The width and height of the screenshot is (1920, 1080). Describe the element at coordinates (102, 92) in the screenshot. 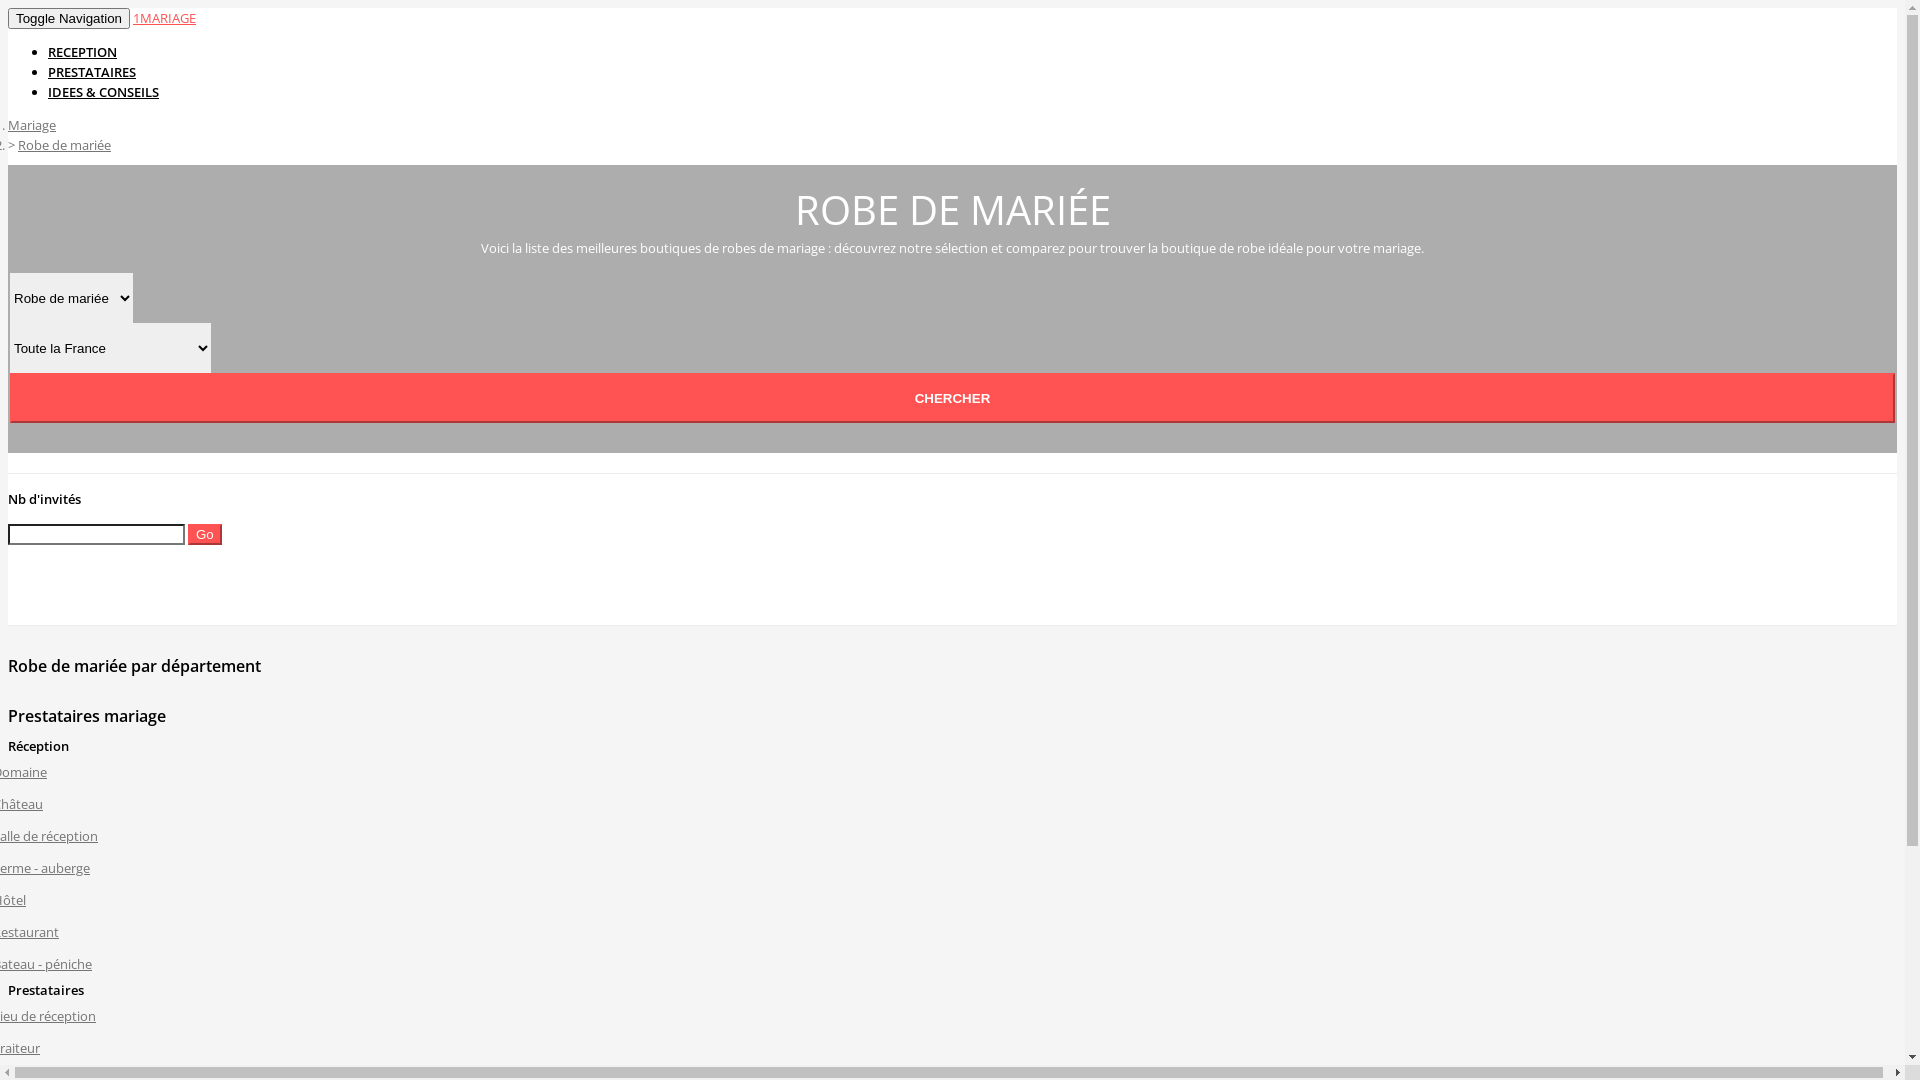

I see `'IDEES & CONSEILS'` at that location.